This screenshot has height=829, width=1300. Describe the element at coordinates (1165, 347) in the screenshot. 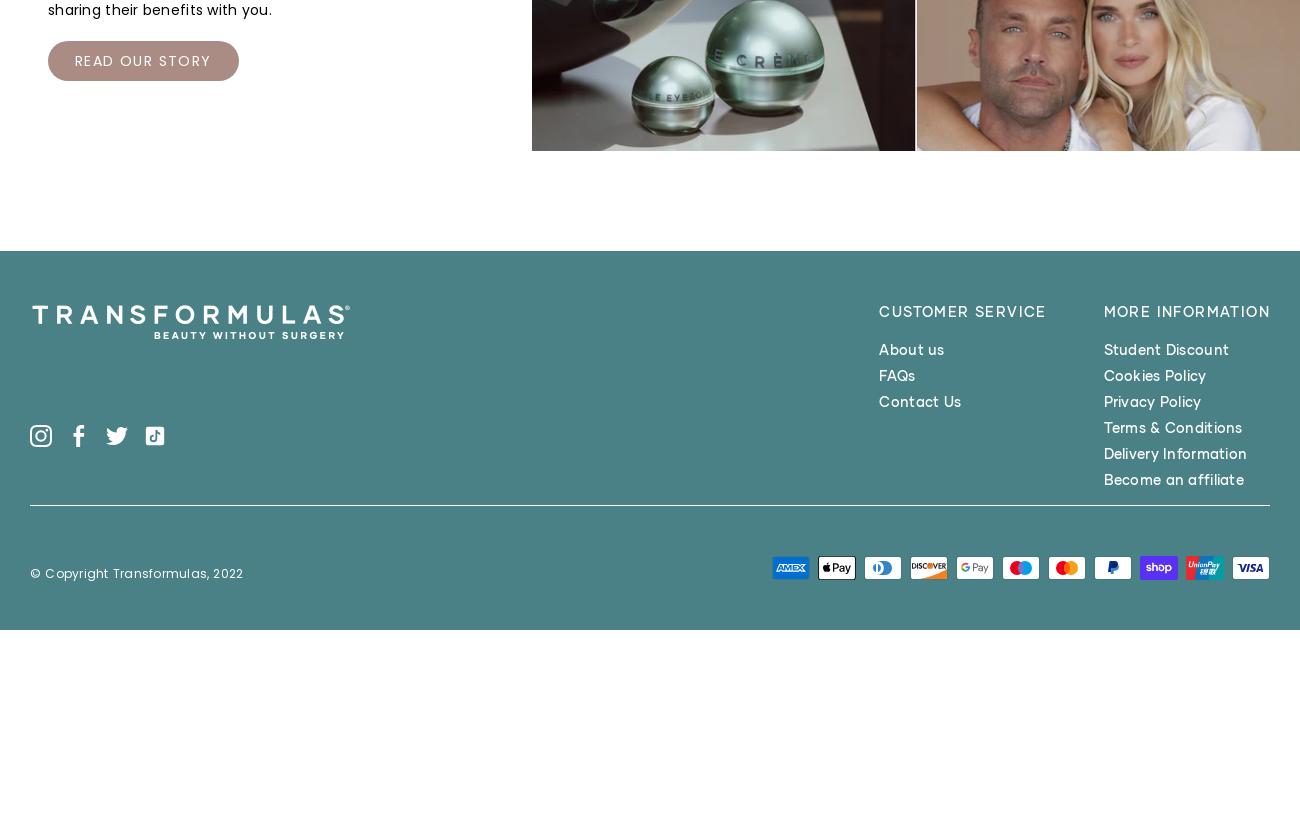

I see `'Student Discount'` at that location.